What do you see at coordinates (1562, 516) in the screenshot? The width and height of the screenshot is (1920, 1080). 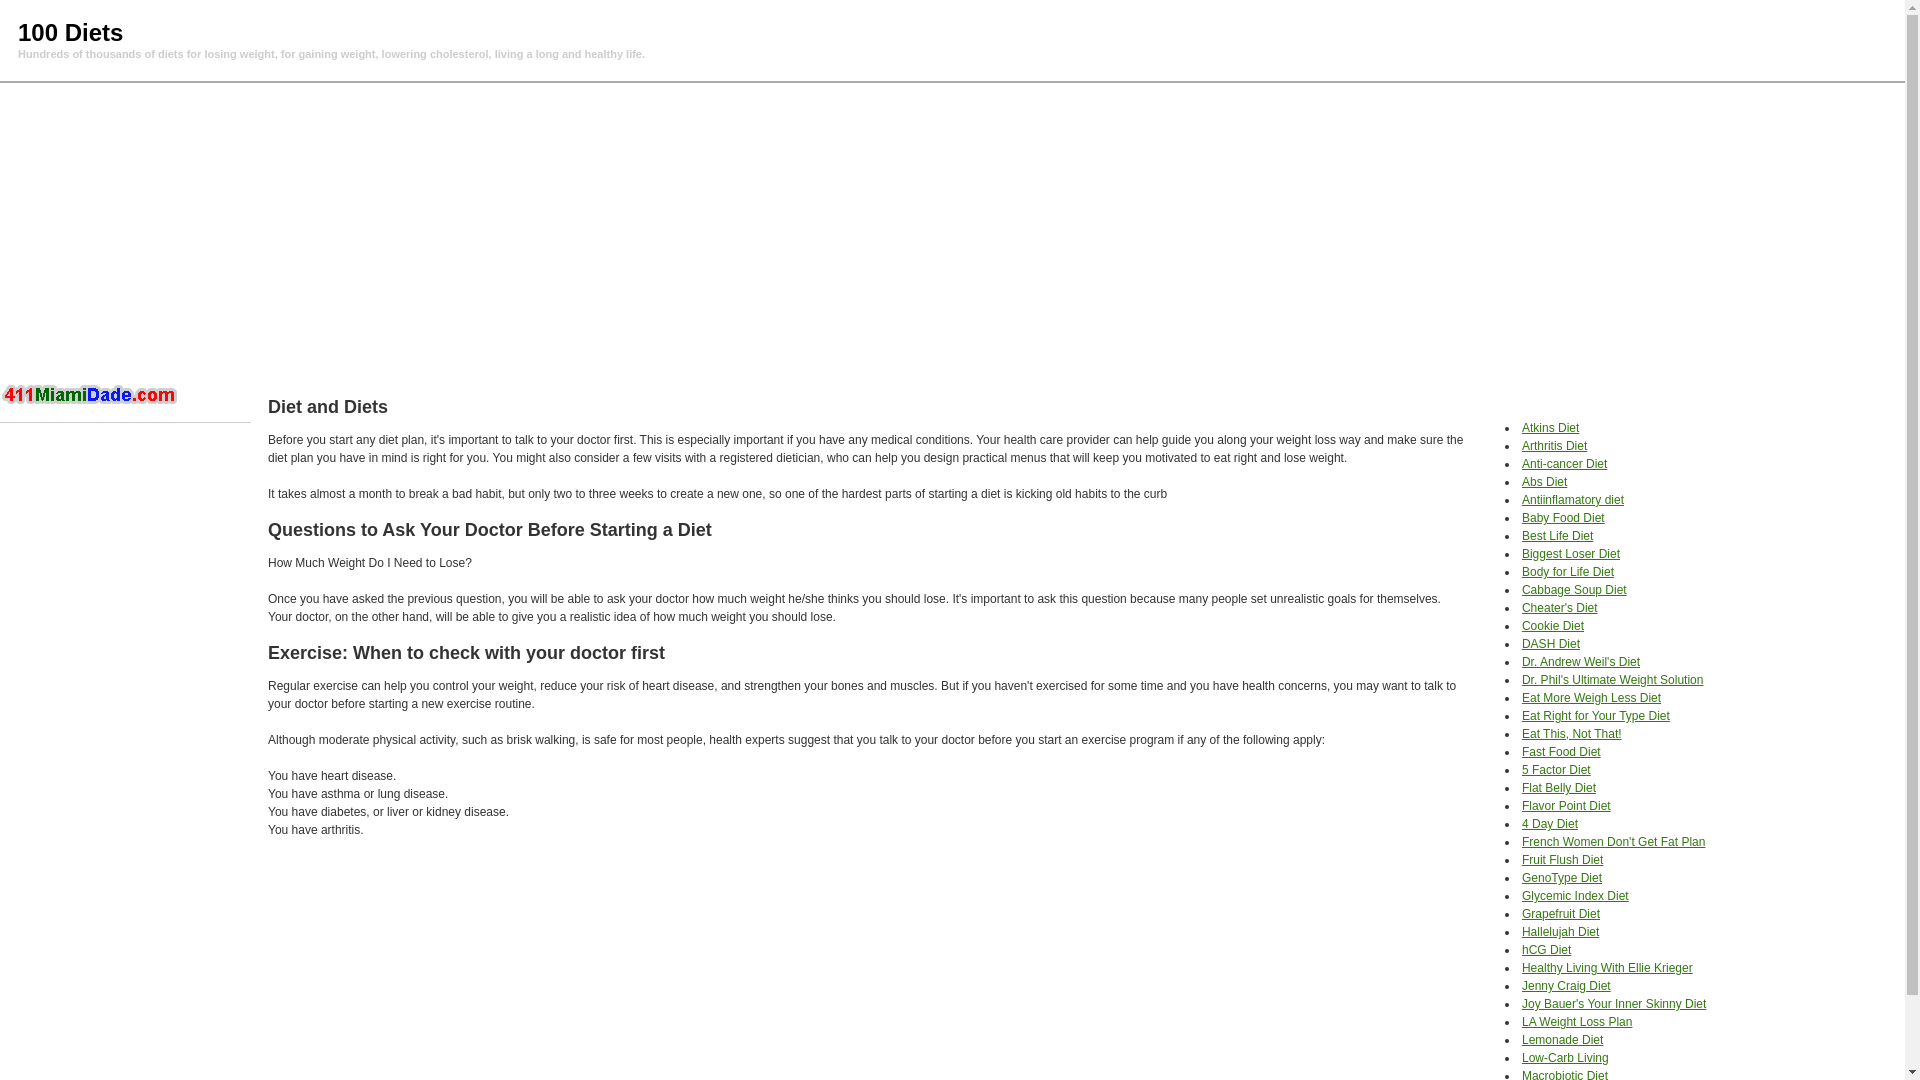 I see `'Baby Food Diet'` at bounding box center [1562, 516].